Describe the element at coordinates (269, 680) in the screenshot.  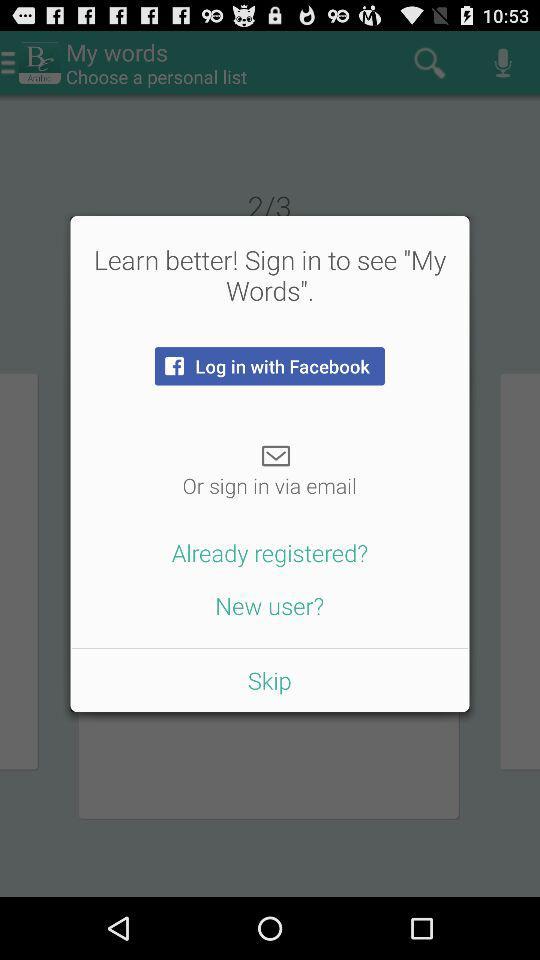
I see `skip item` at that location.